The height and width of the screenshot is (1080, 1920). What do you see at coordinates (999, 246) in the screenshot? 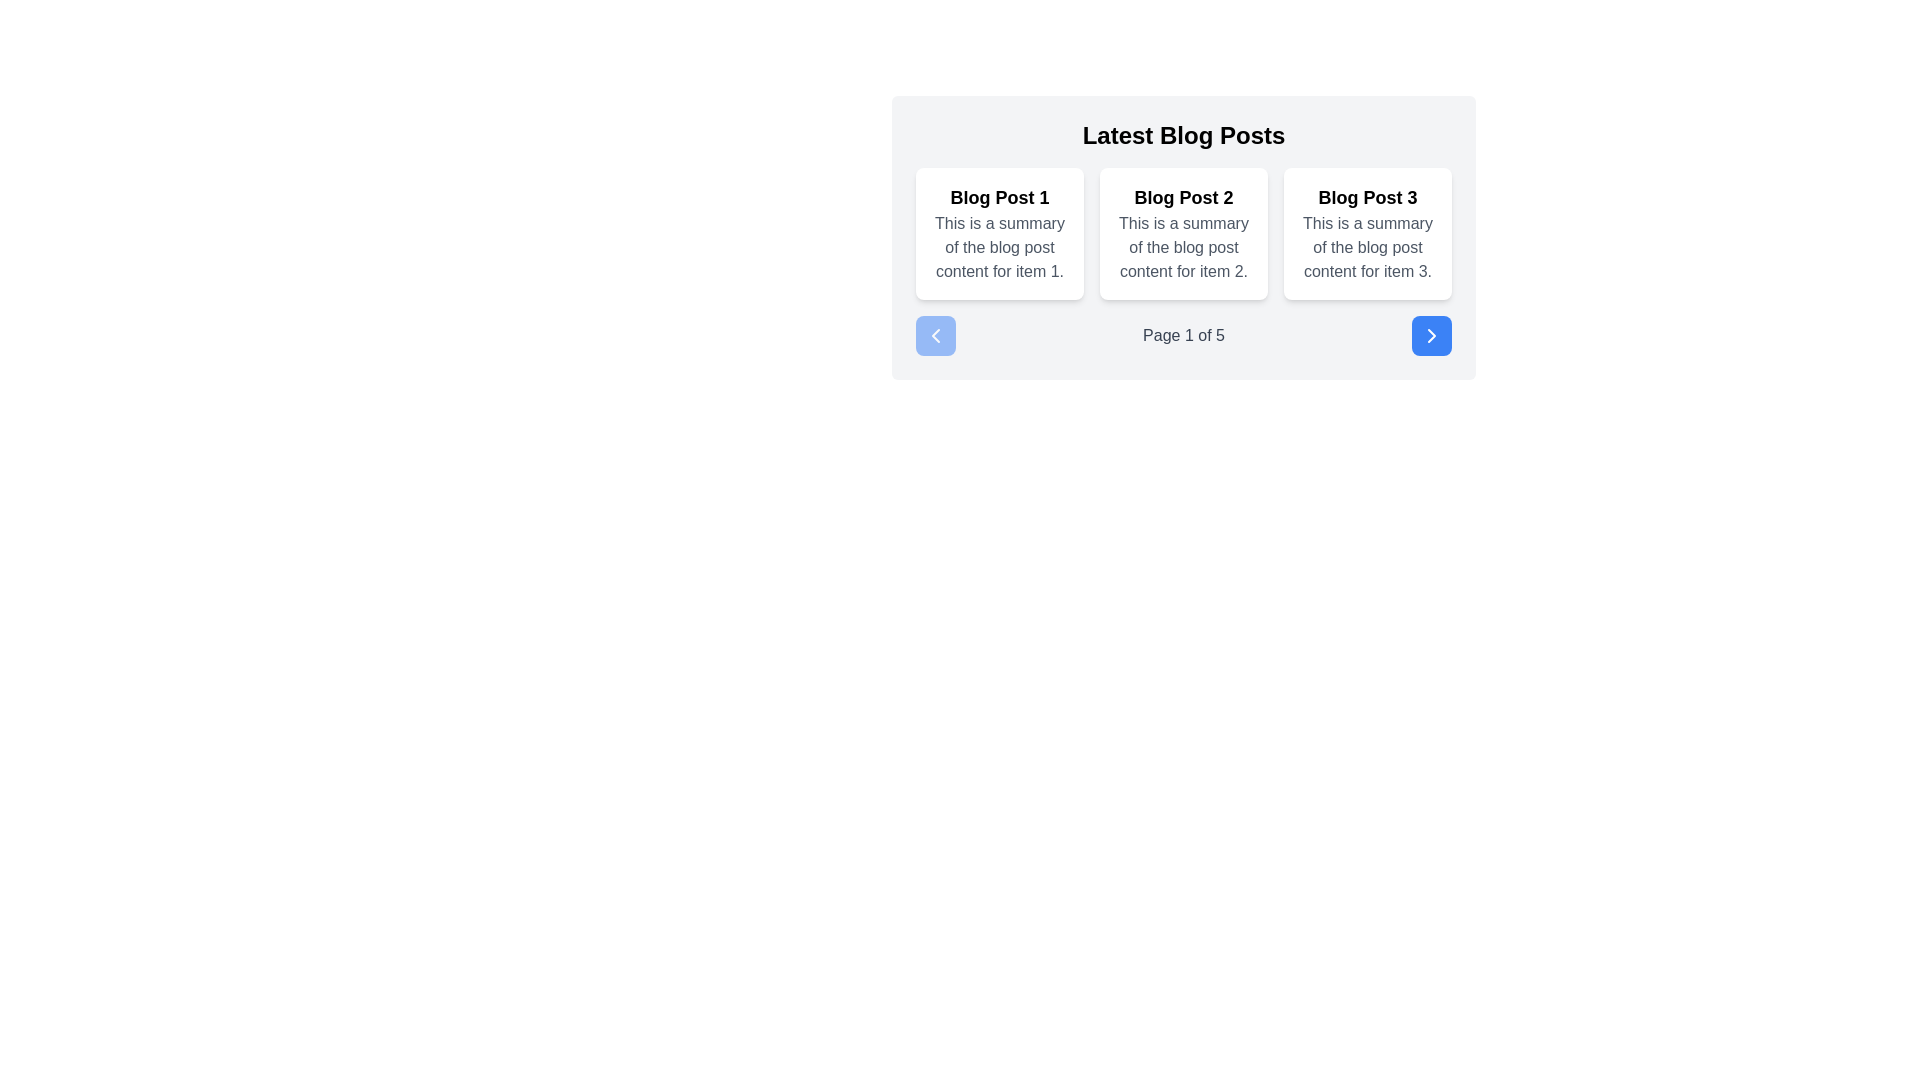
I see `the summary text label located below the title in the 'Blog Post 1' card, which provides a concise preview of the blog post's content` at bounding box center [999, 246].